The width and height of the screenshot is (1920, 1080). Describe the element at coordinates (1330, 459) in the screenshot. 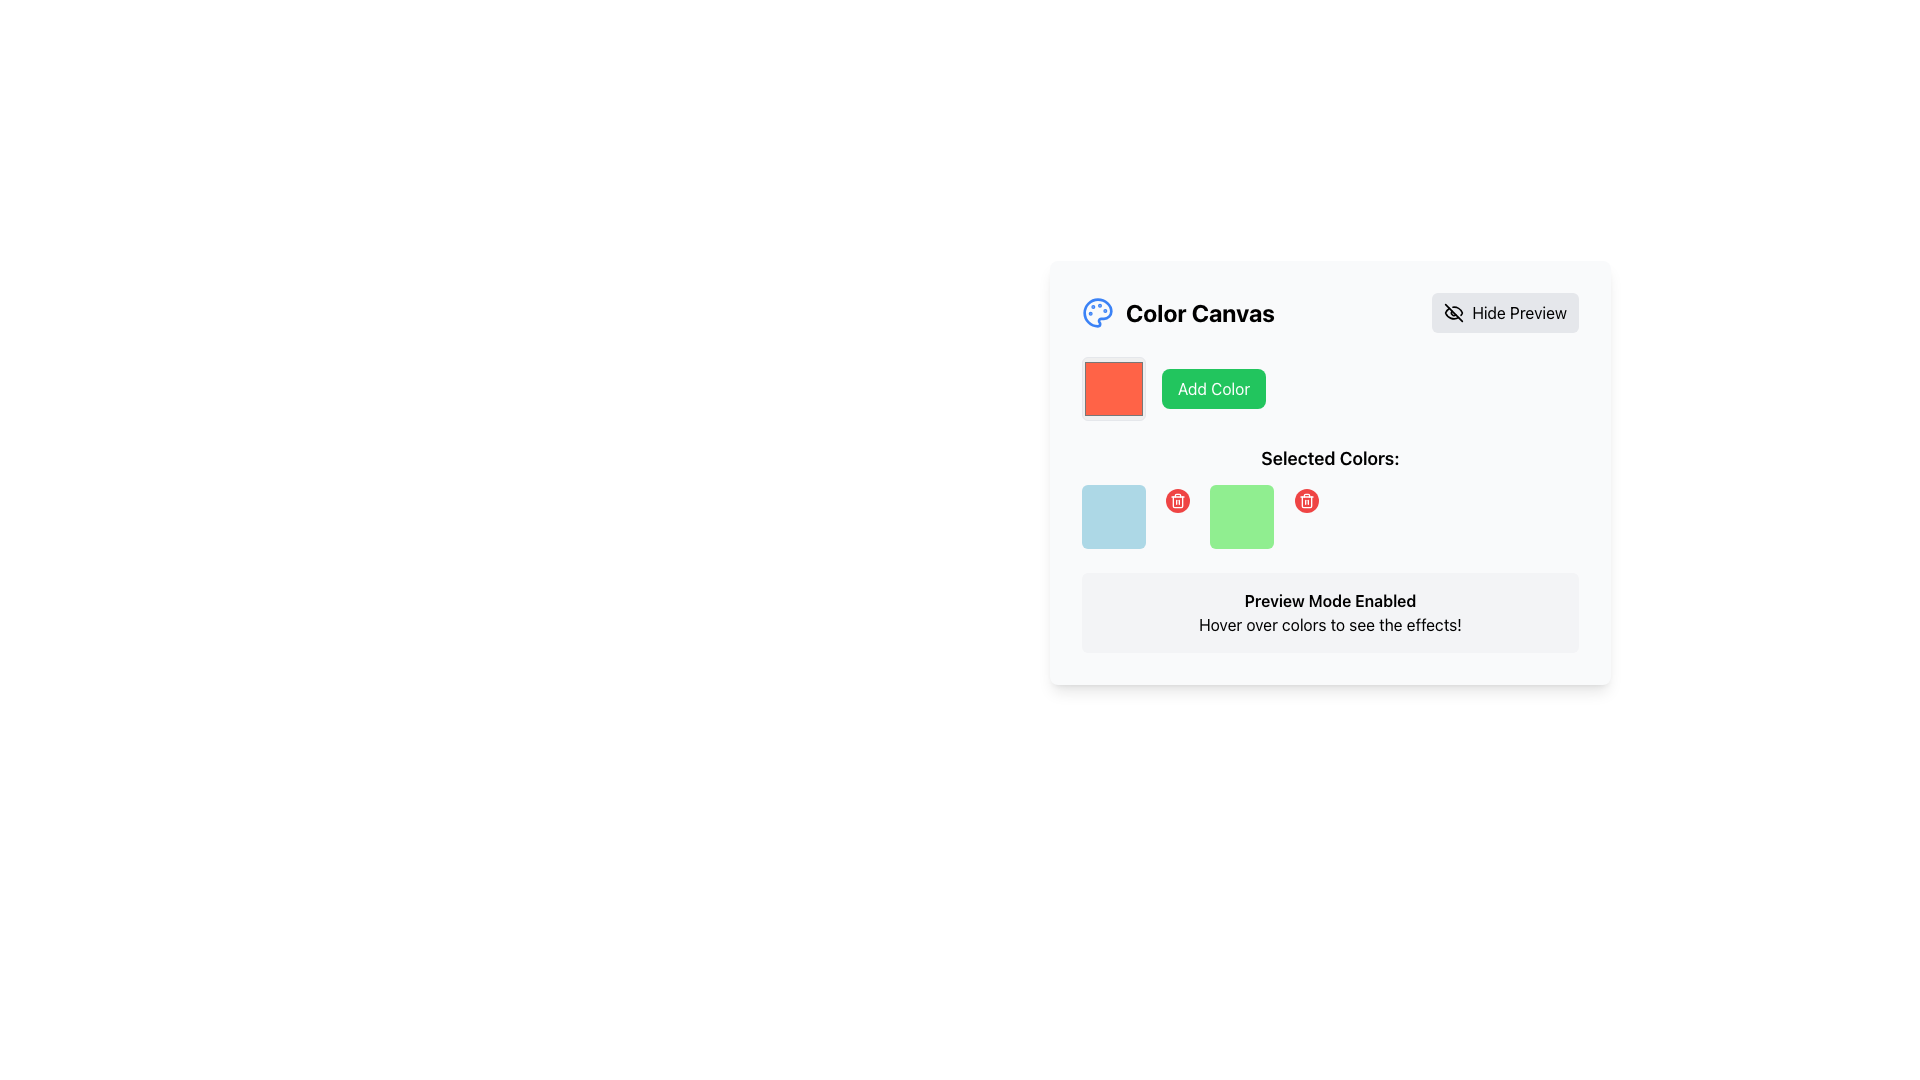

I see `text label displaying 'Selected Colors:' which is positioned above the grid of color swatches in the 'Color Canvas' section` at that location.